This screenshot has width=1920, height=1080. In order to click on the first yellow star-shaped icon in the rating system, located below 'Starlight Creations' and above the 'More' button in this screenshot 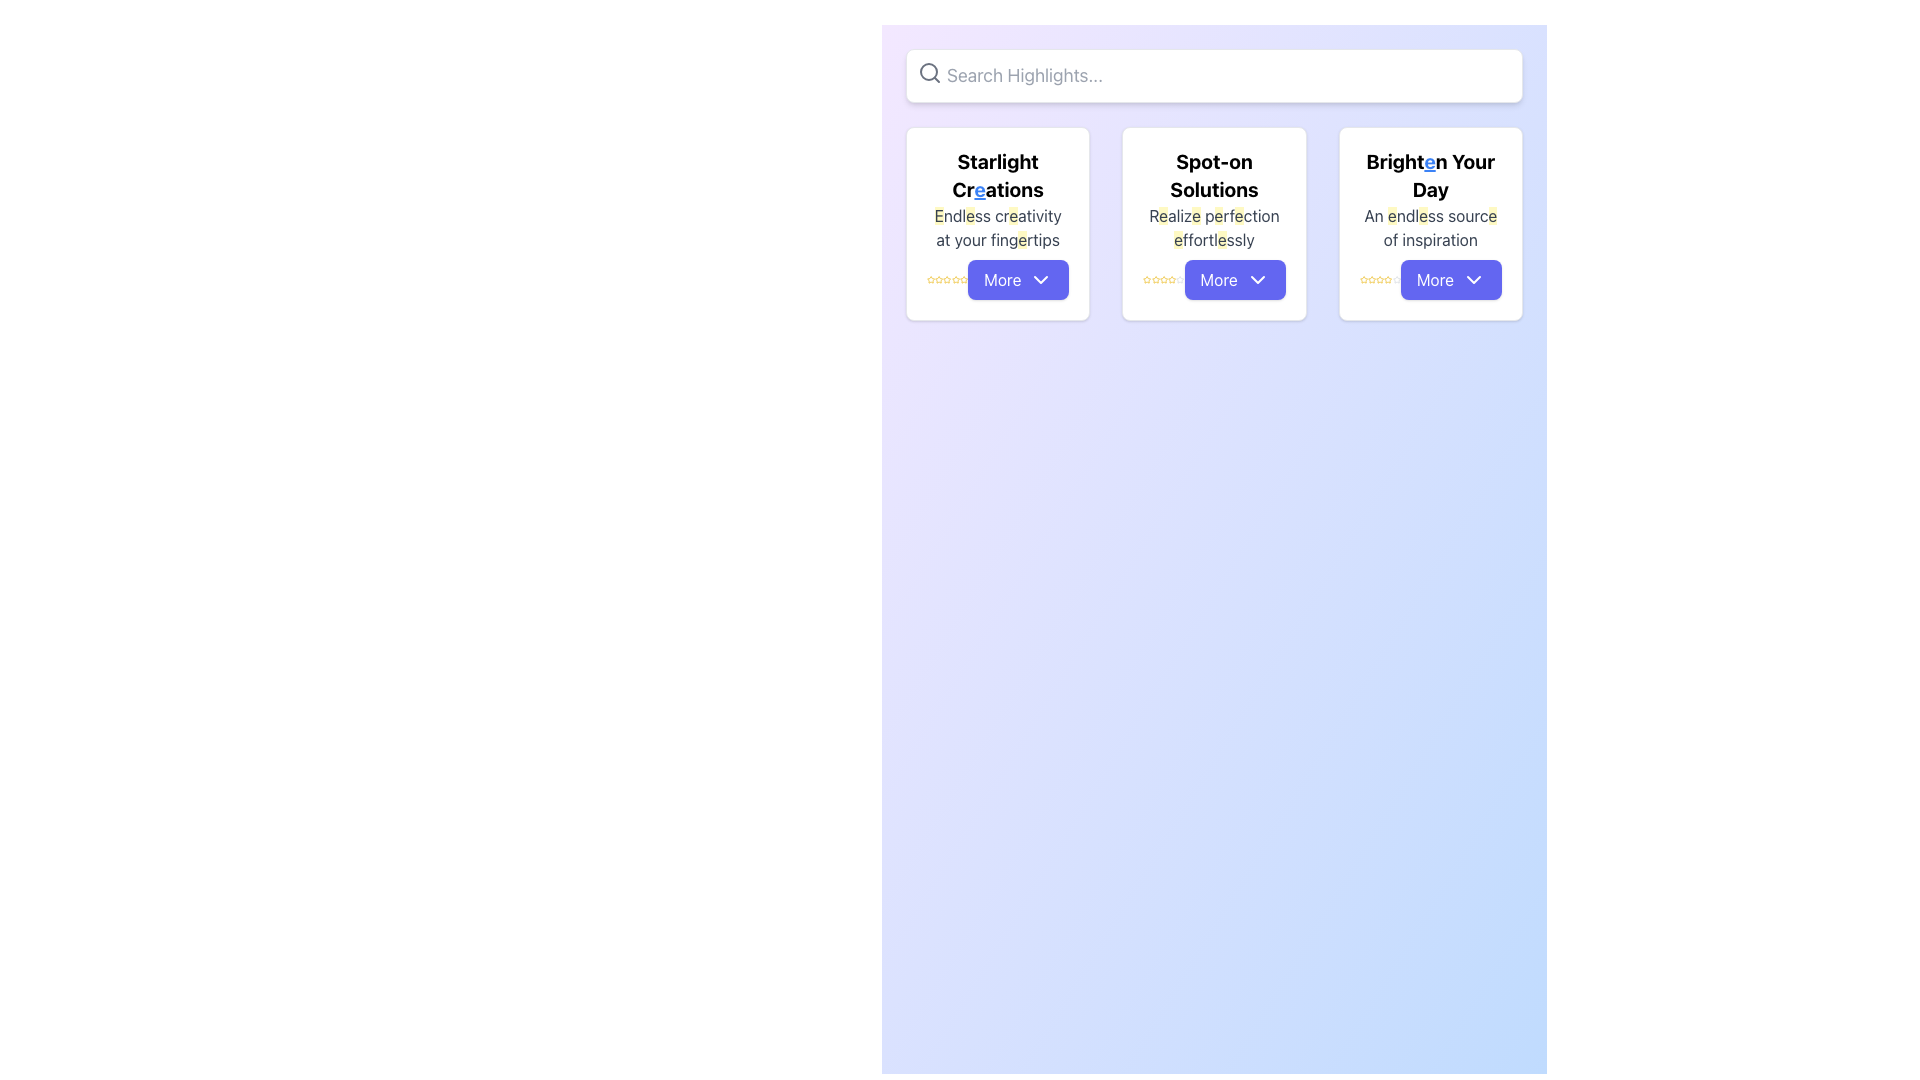, I will do `click(930, 280)`.